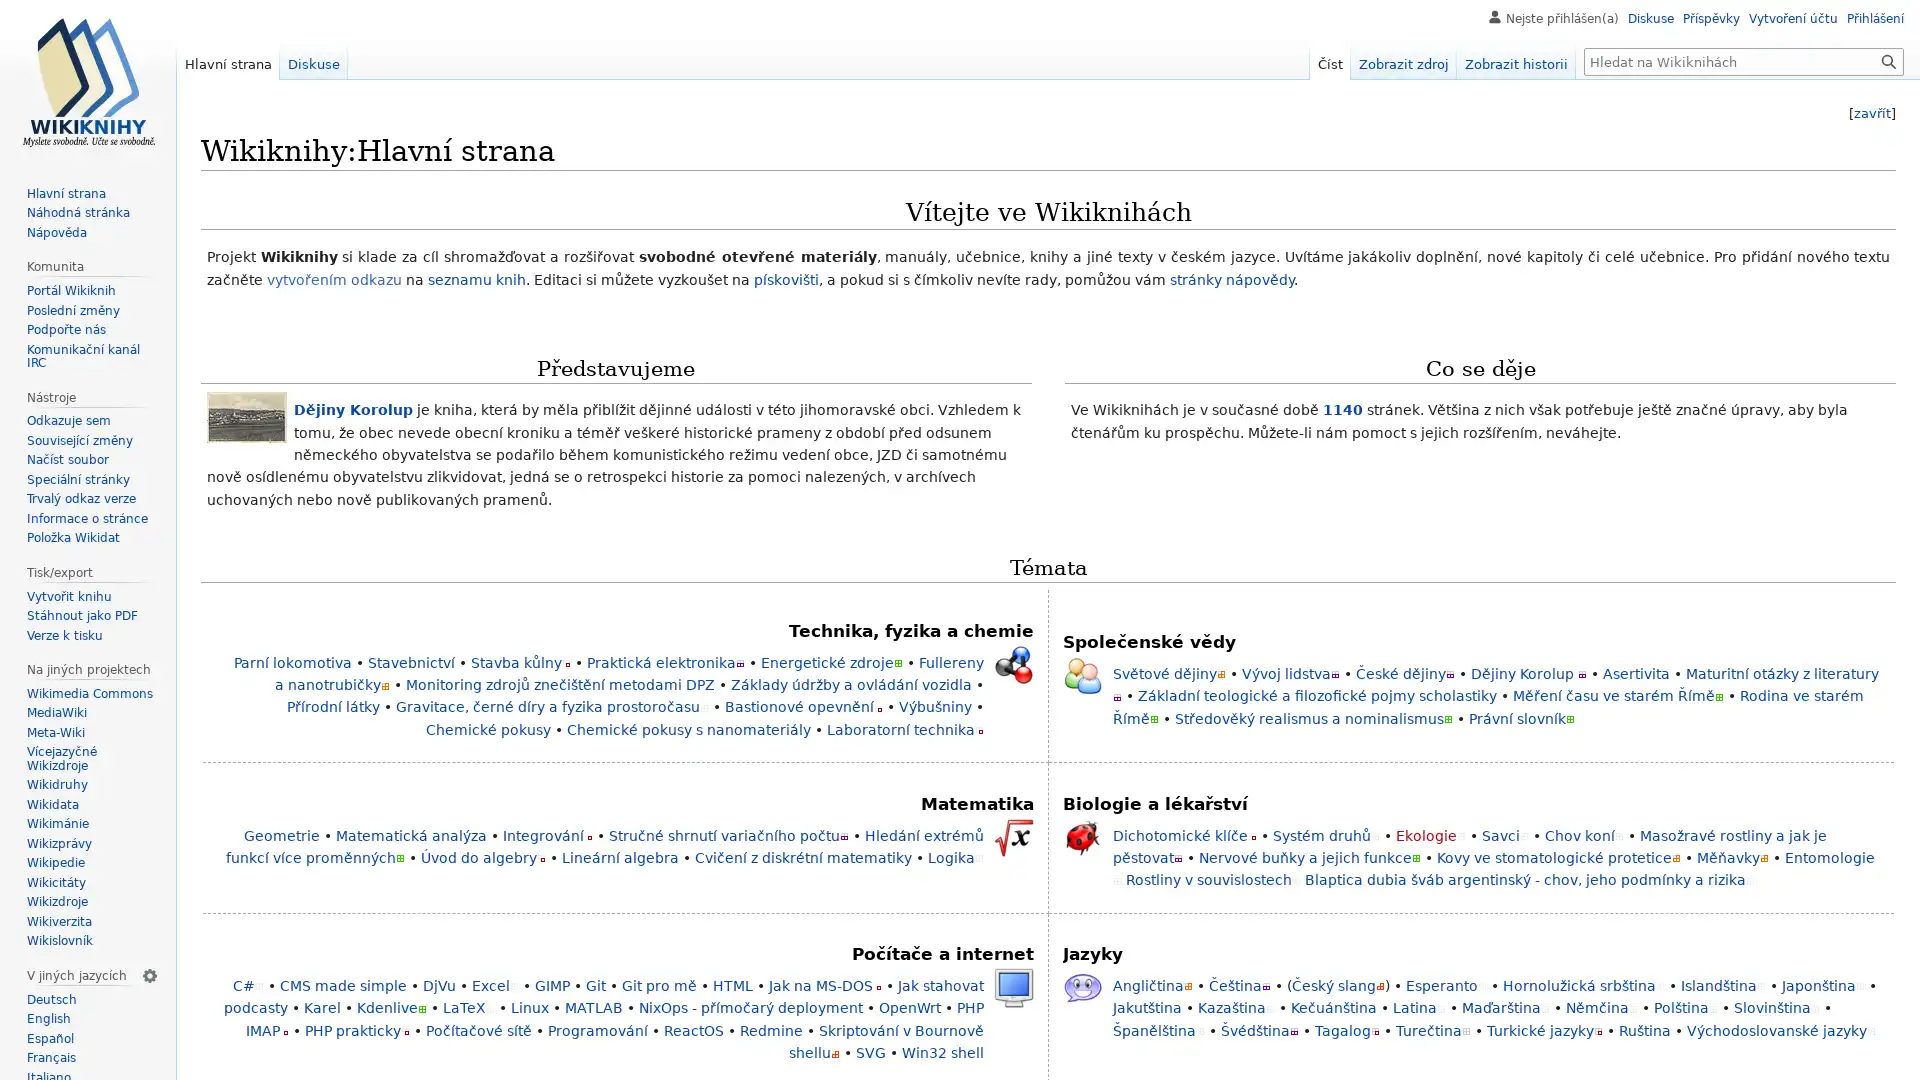 The height and width of the screenshot is (1080, 1920). Describe the element at coordinates (1888, 60) in the screenshot. I see `Jit na` at that location.